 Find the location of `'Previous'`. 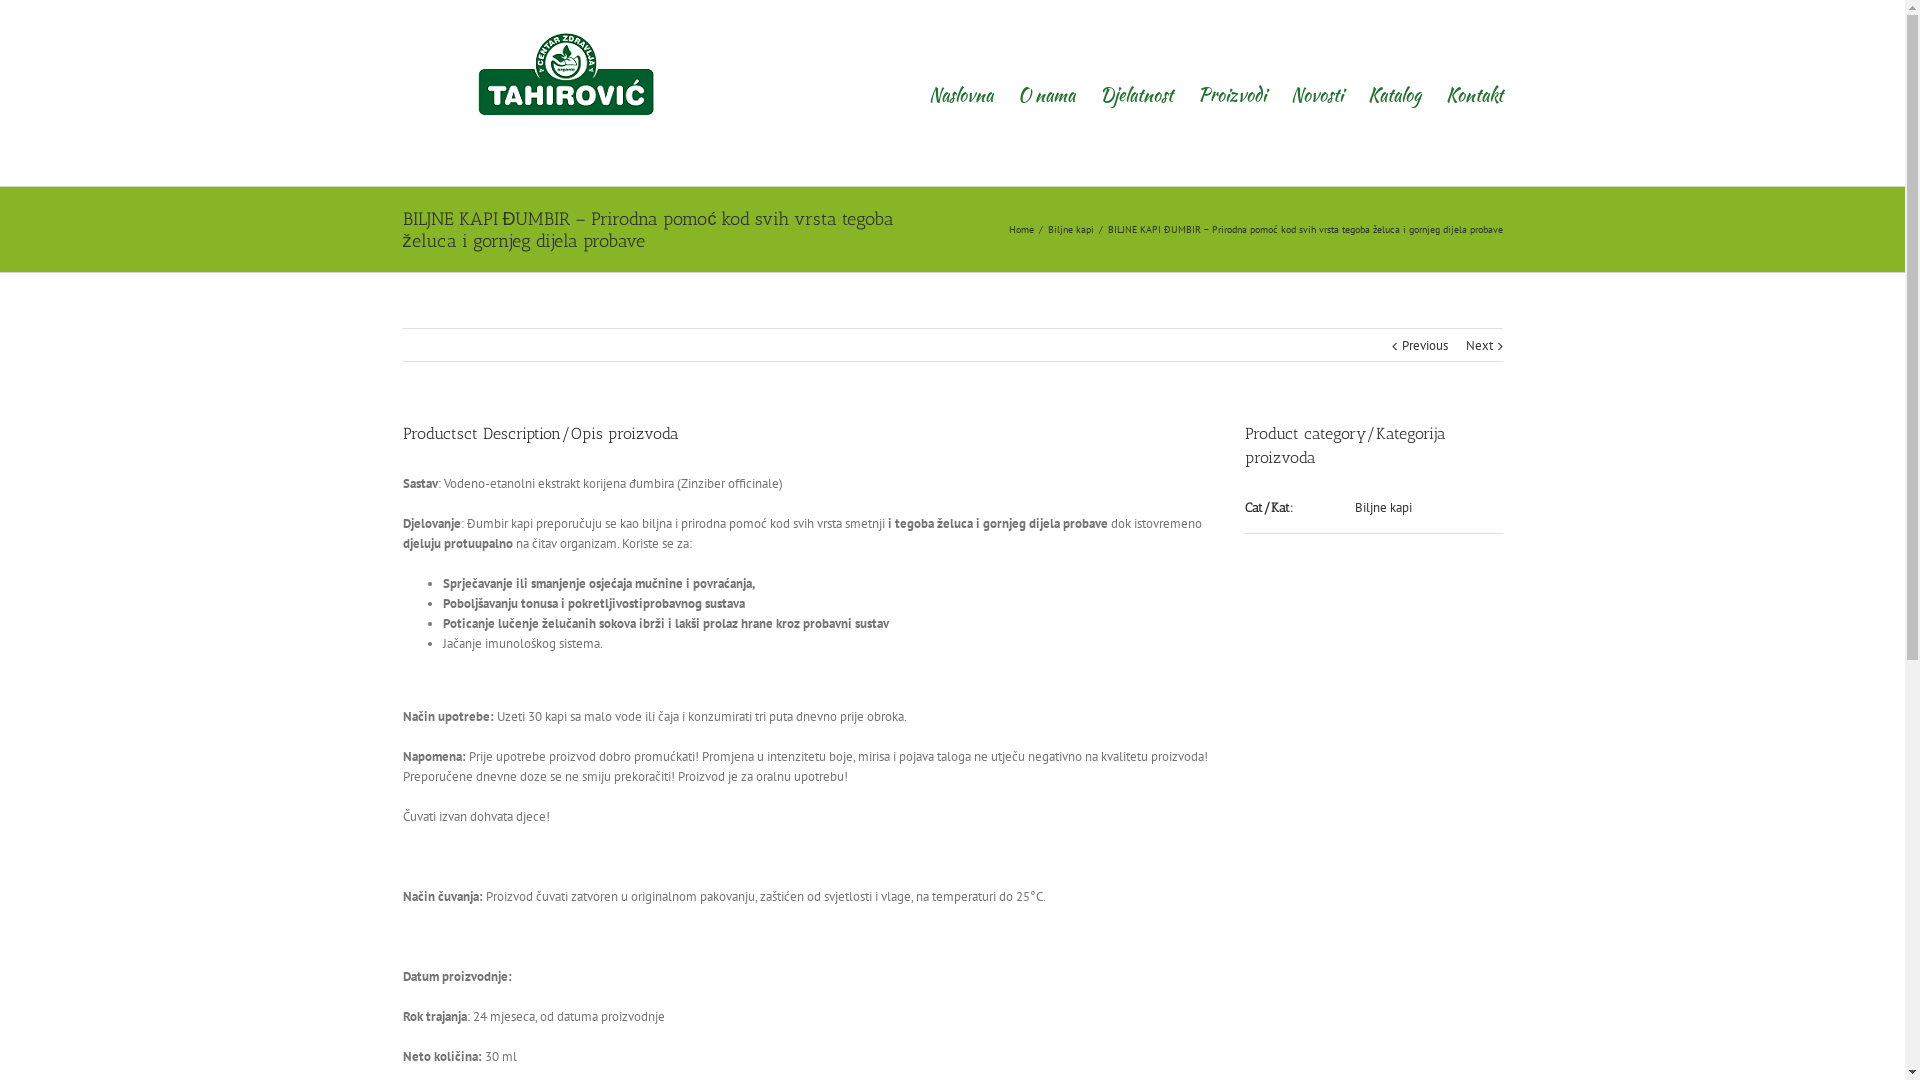

'Previous' is located at coordinates (1424, 345).